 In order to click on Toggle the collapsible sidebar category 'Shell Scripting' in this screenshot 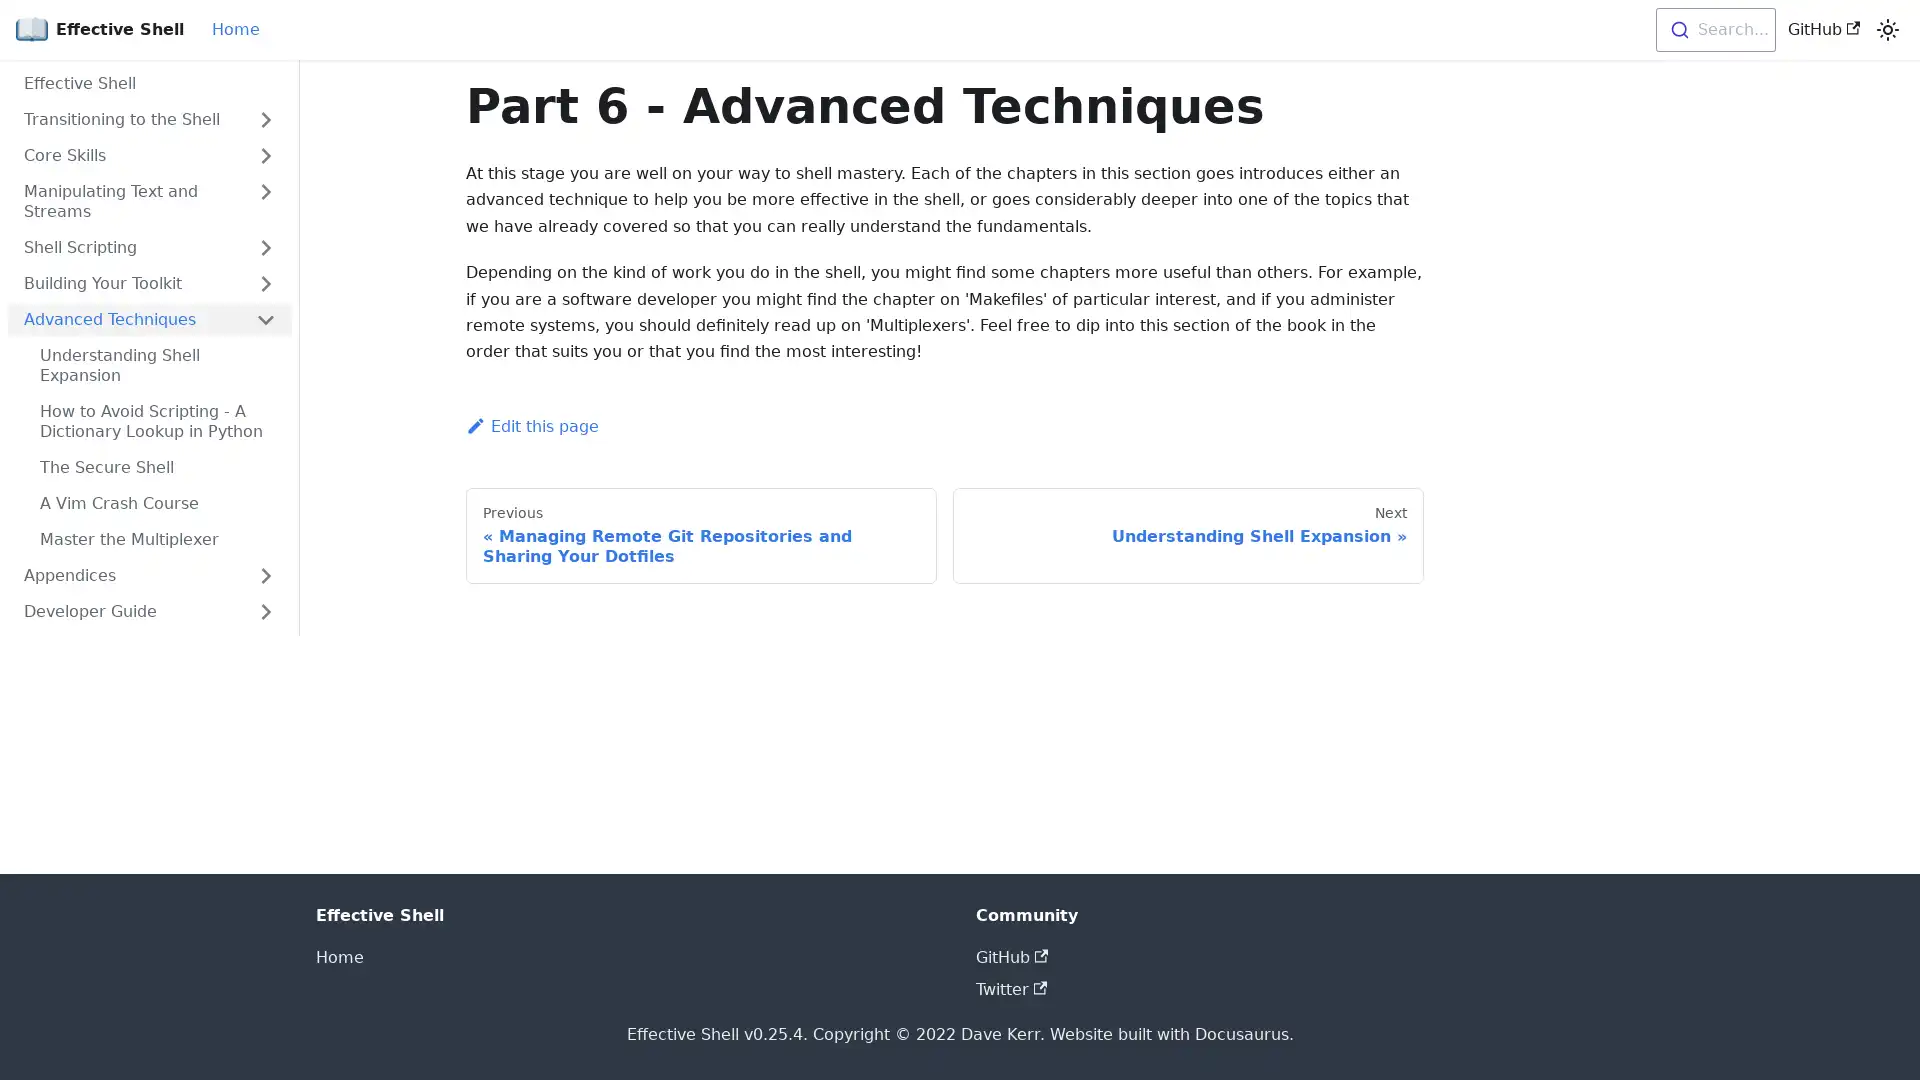, I will do `click(264, 246)`.